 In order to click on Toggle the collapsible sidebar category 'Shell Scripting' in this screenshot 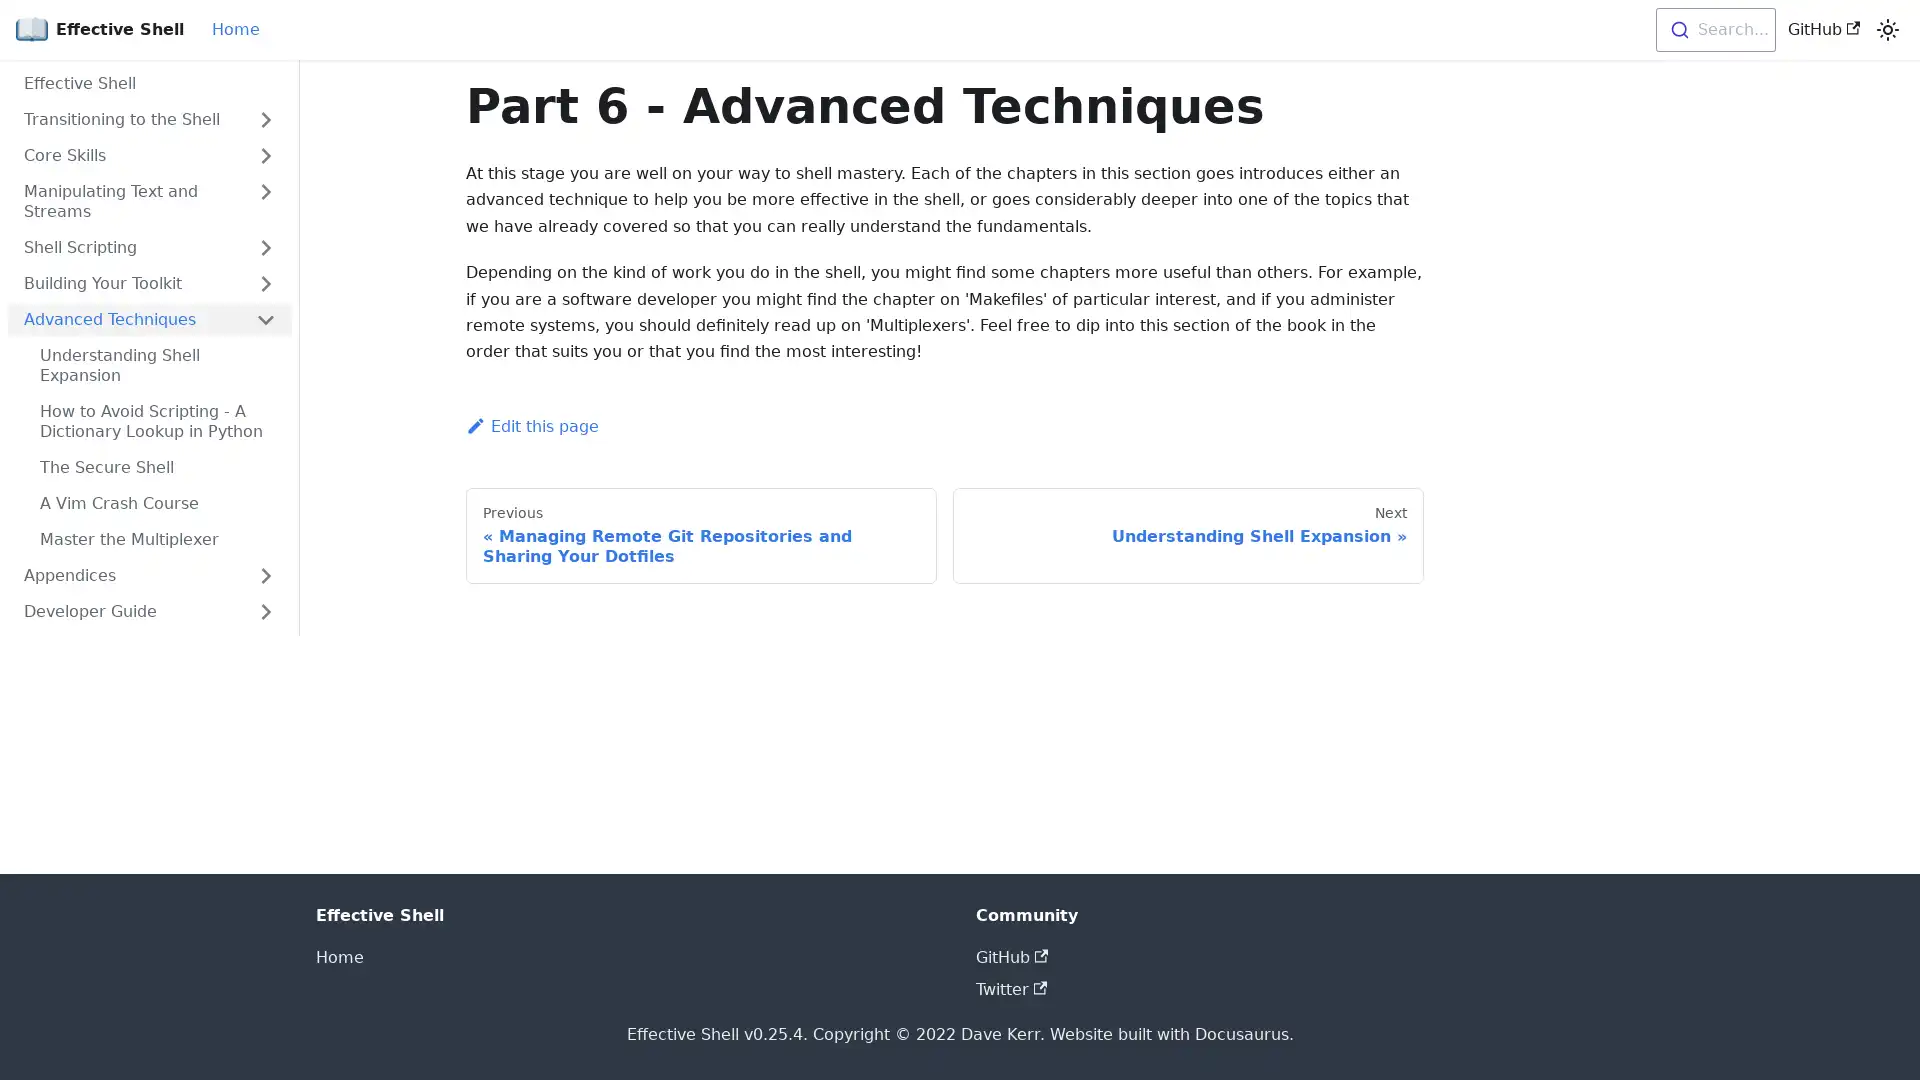, I will do `click(264, 246)`.